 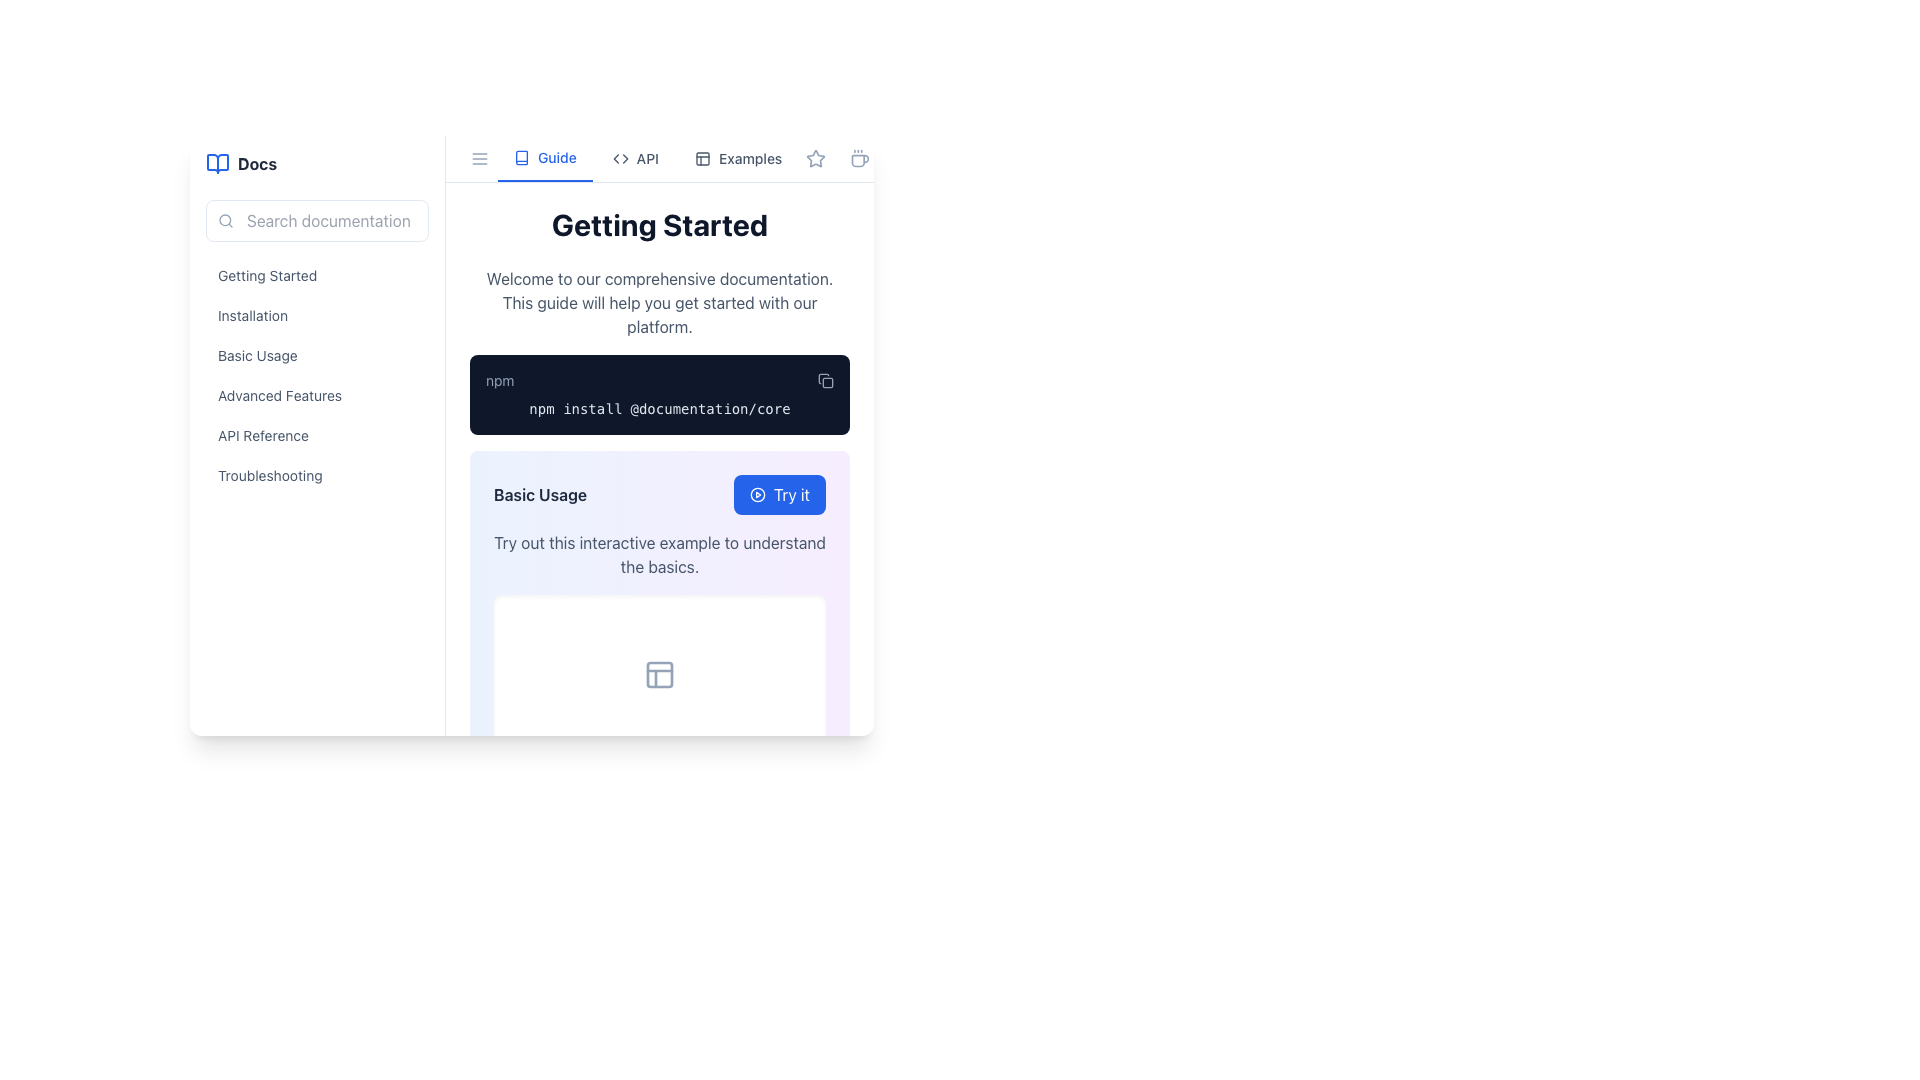 What do you see at coordinates (545, 157) in the screenshot?
I see `the 'Guide' Navigation Tab, which features a blue text label and a book icon` at bounding box center [545, 157].